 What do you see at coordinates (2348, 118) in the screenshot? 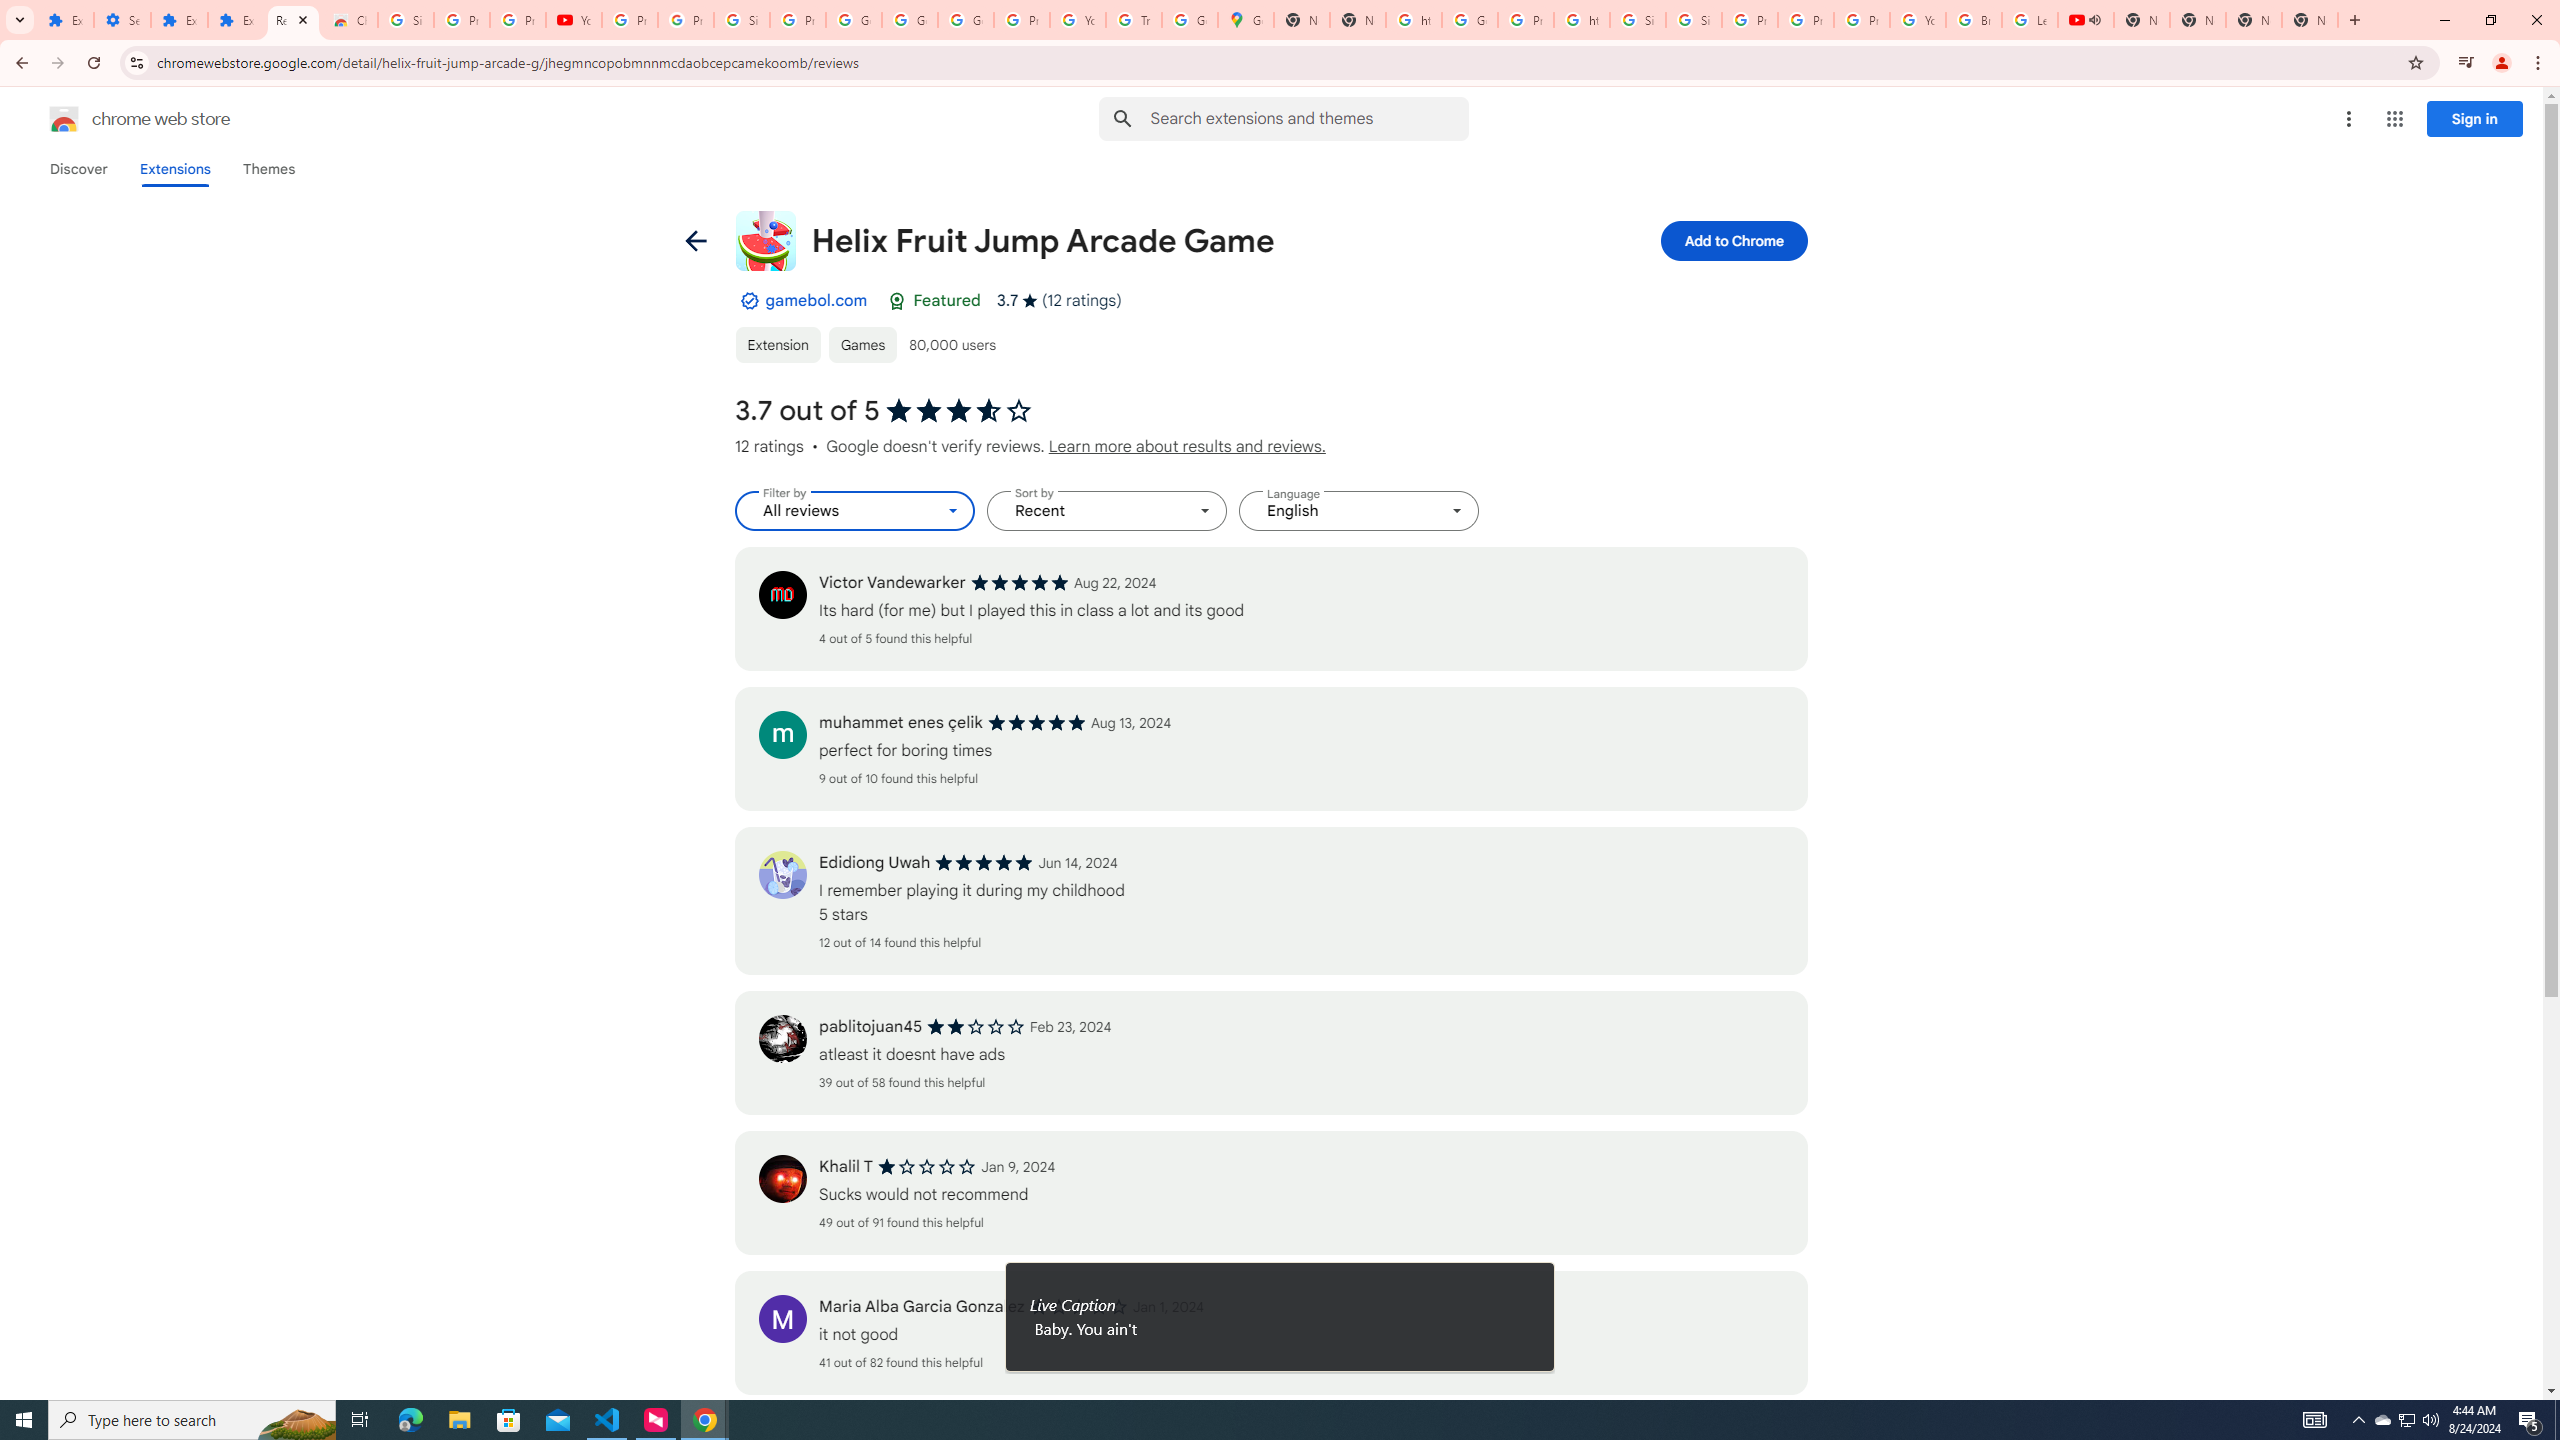
I see `'More options menu'` at bounding box center [2348, 118].